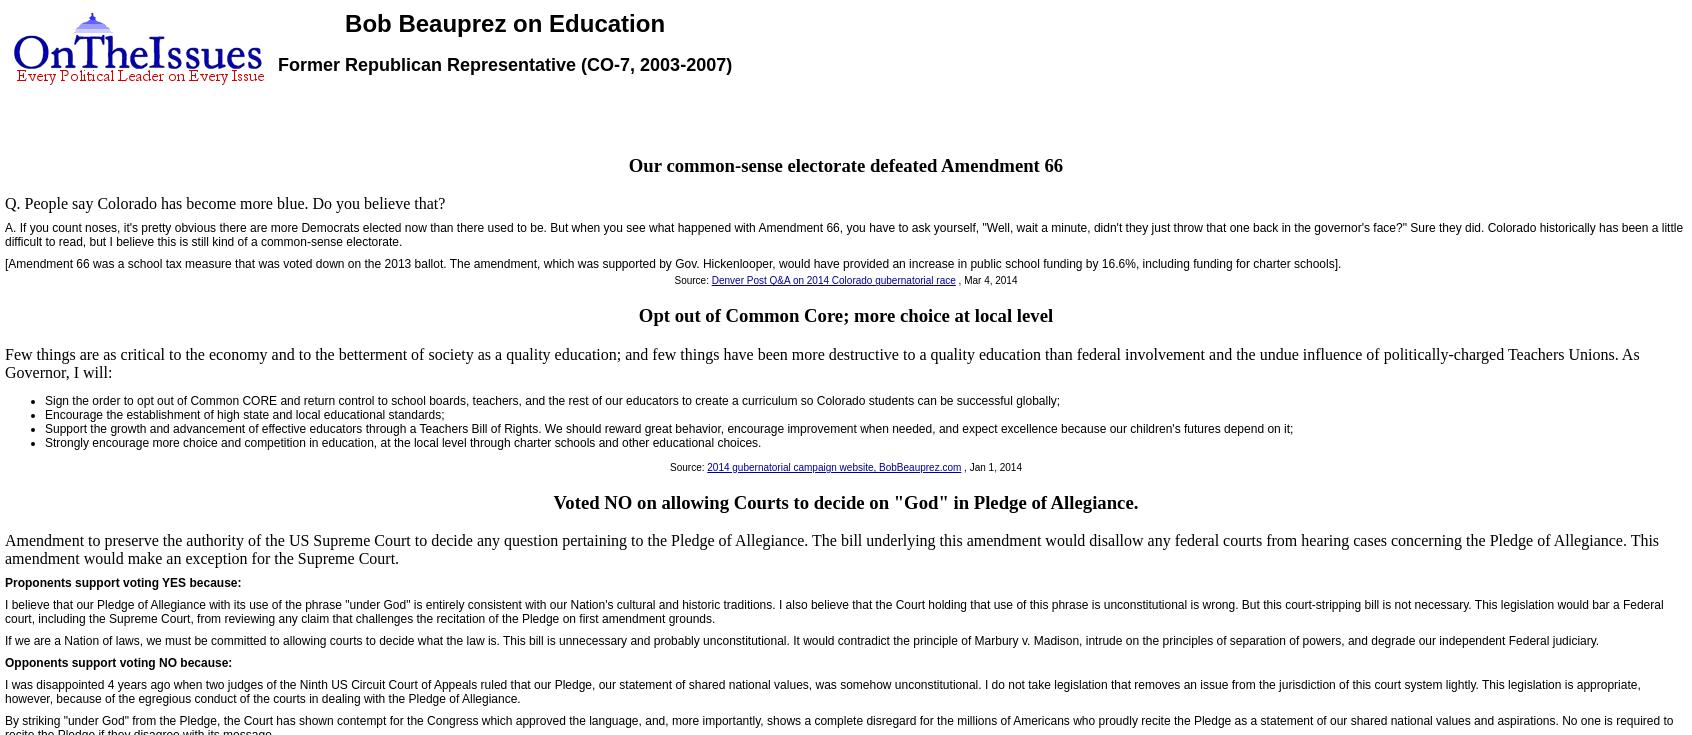 The image size is (1692, 735). I want to click on 'Encourage the establishment of high state and local educational standards;', so click(244, 414).